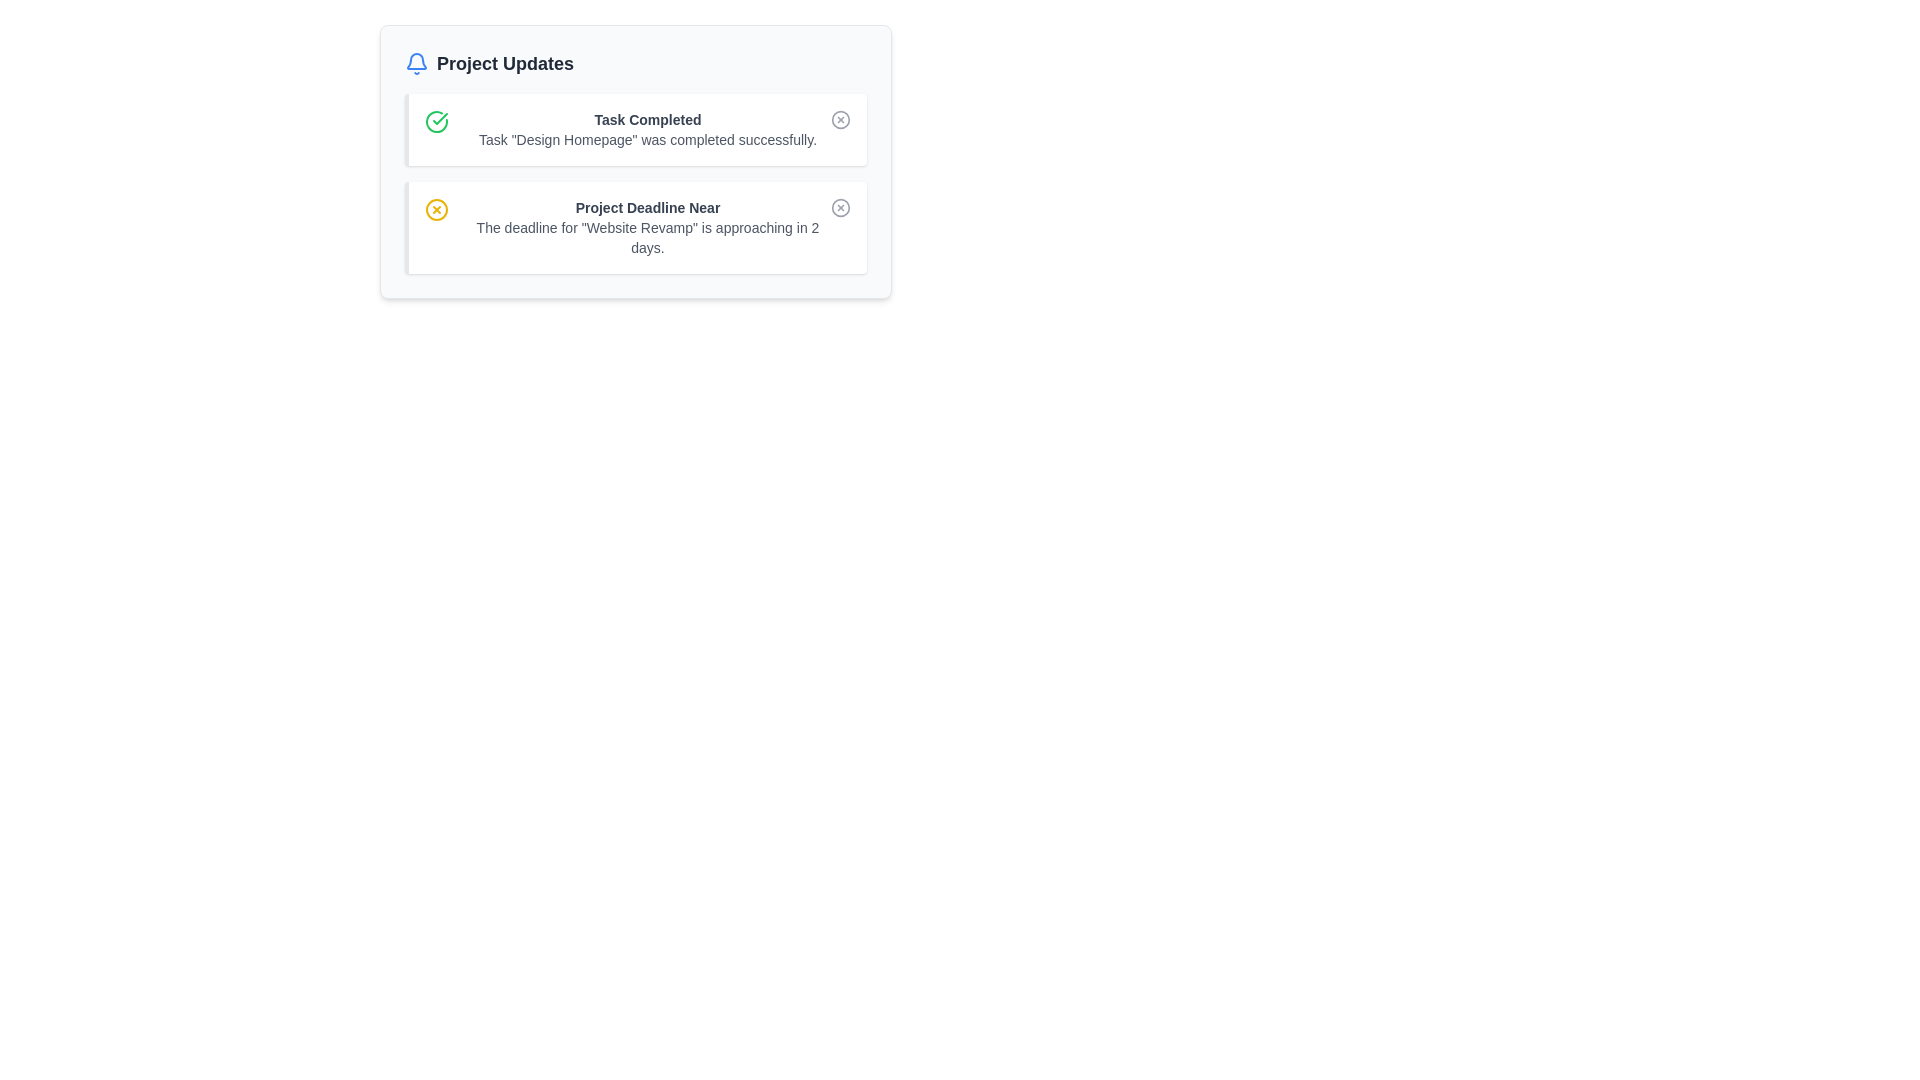  What do you see at coordinates (435, 209) in the screenshot?
I see `the central circular component of the warning icon in the 'Project Deadline Near' notification card` at bounding box center [435, 209].